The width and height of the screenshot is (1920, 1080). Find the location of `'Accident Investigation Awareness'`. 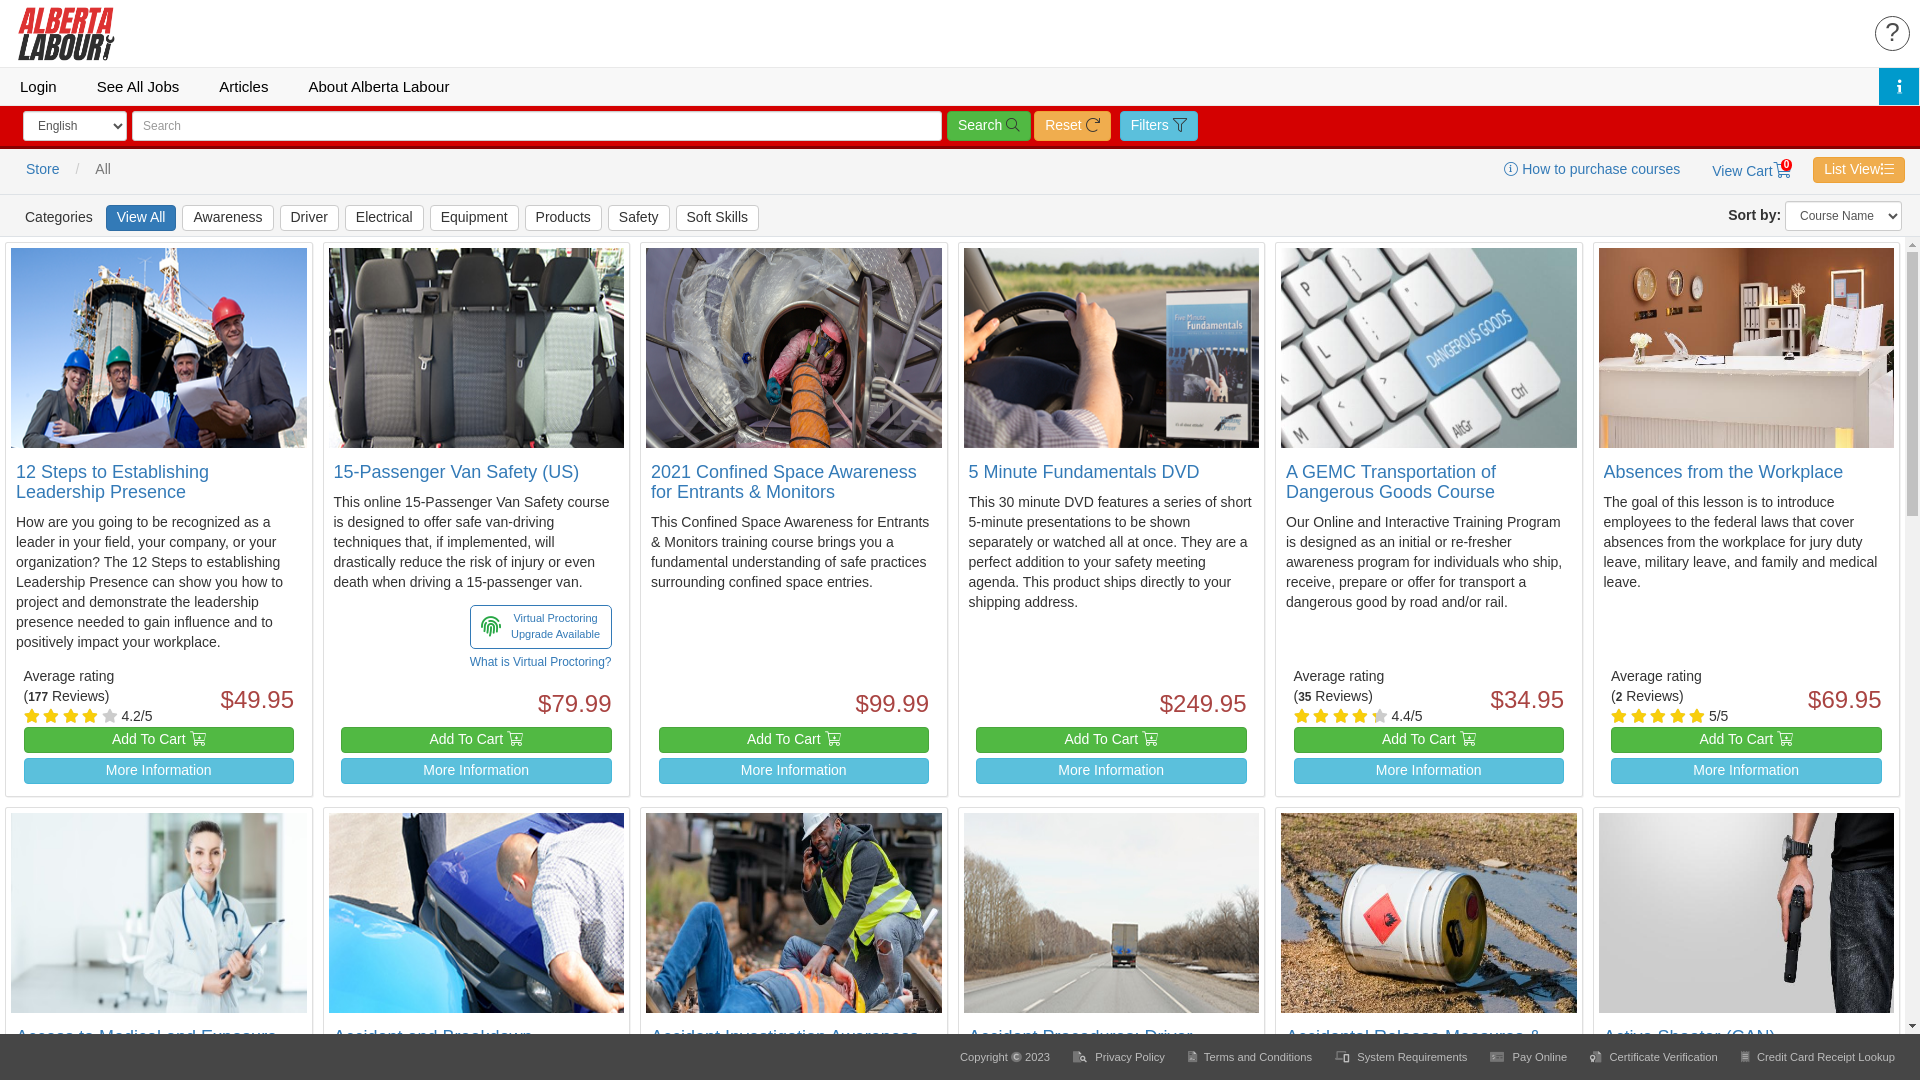

'Accident Investigation Awareness' is located at coordinates (784, 1036).